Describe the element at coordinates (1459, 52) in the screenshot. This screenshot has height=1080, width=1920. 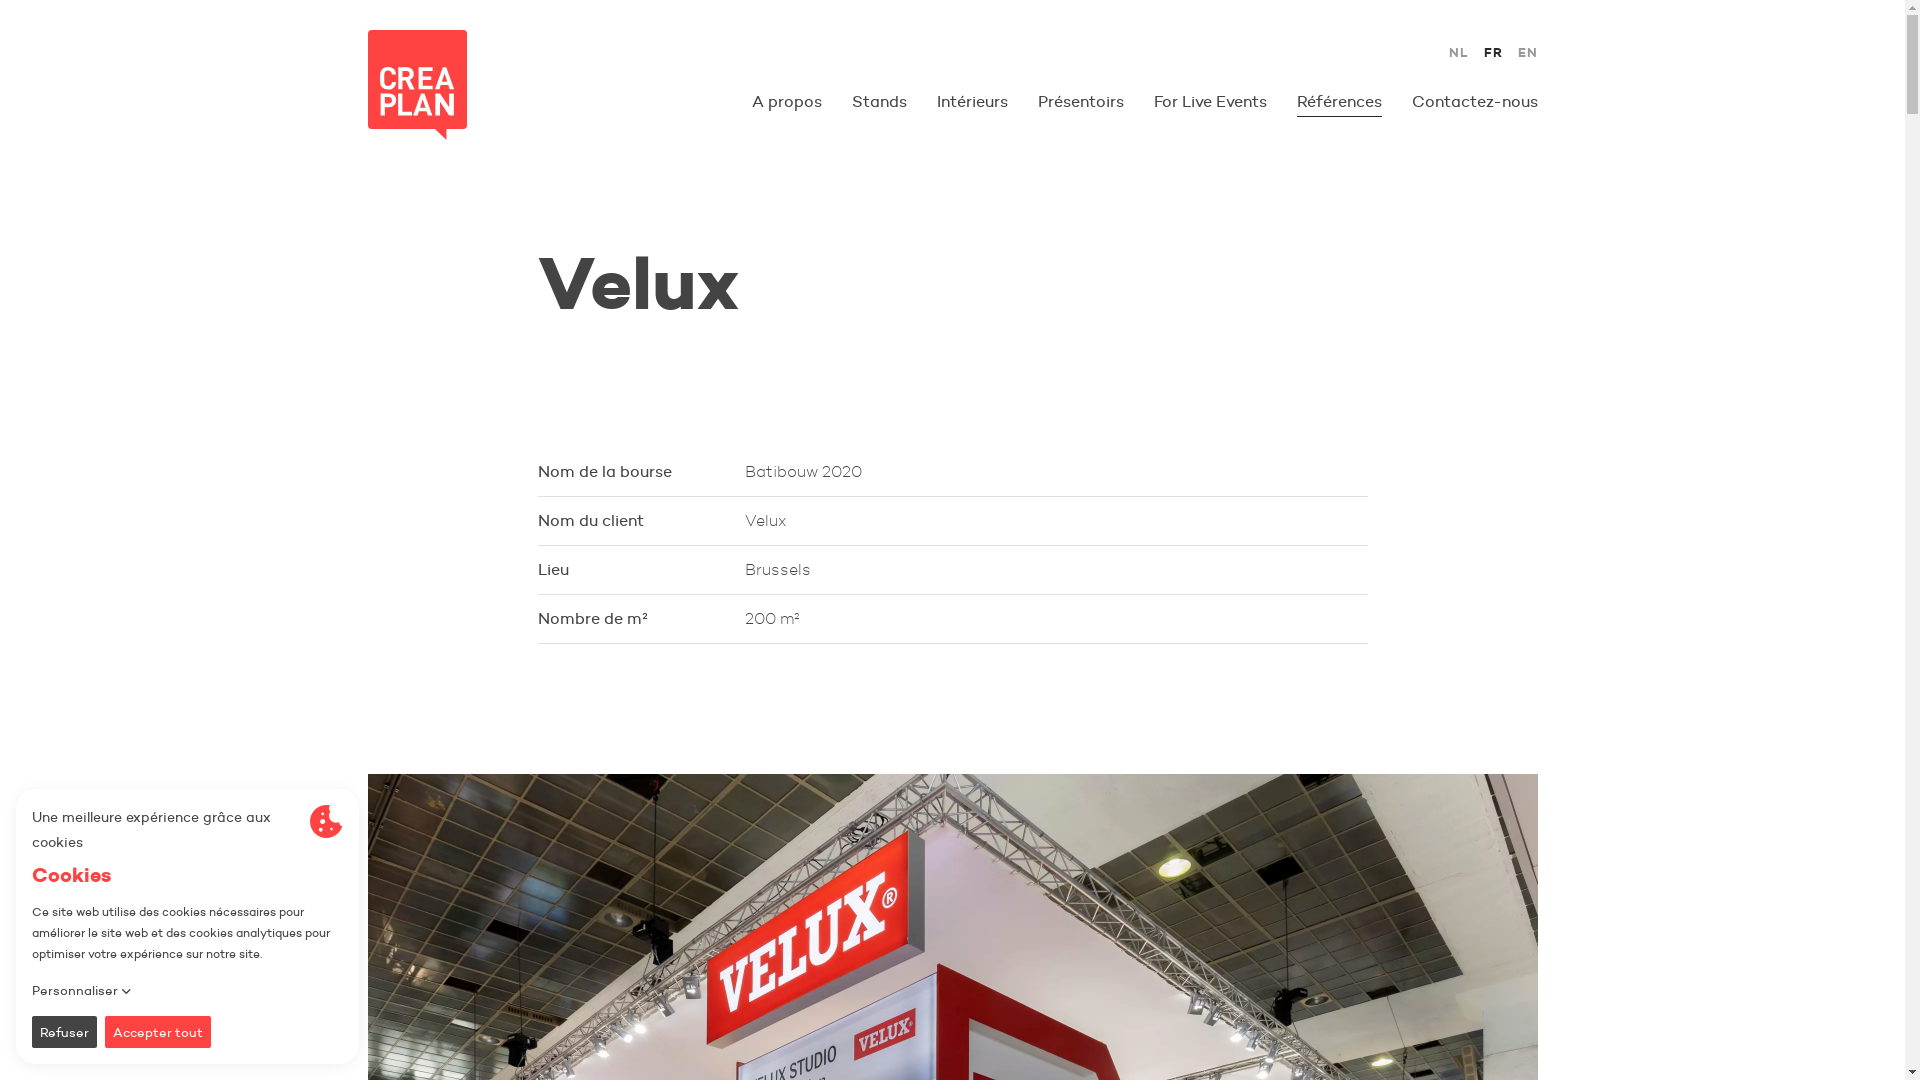
I see `'NL'` at that location.